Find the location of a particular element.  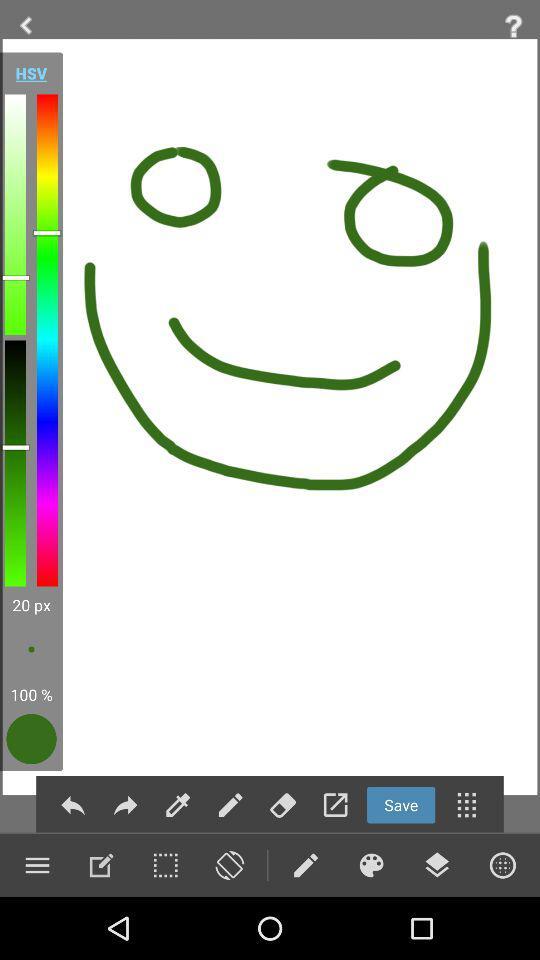

the arrow_backward icon is located at coordinates (25, 25).